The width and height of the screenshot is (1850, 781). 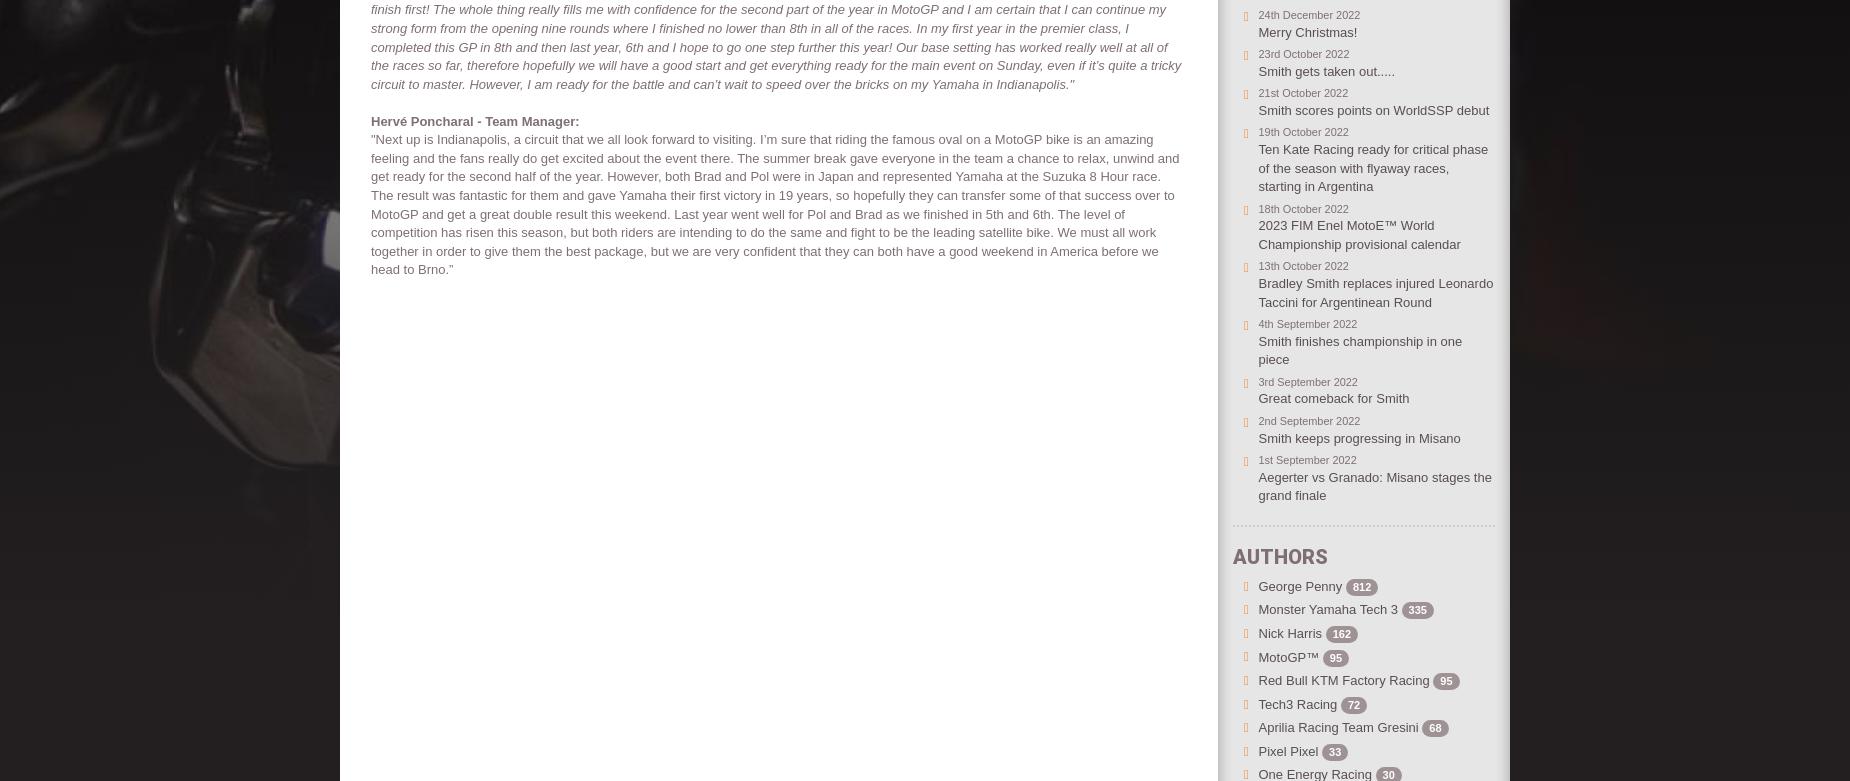 What do you see at coordinates (1352, 702) in the screenshot?
I see `'72'` at bounding box center [1352, 702].